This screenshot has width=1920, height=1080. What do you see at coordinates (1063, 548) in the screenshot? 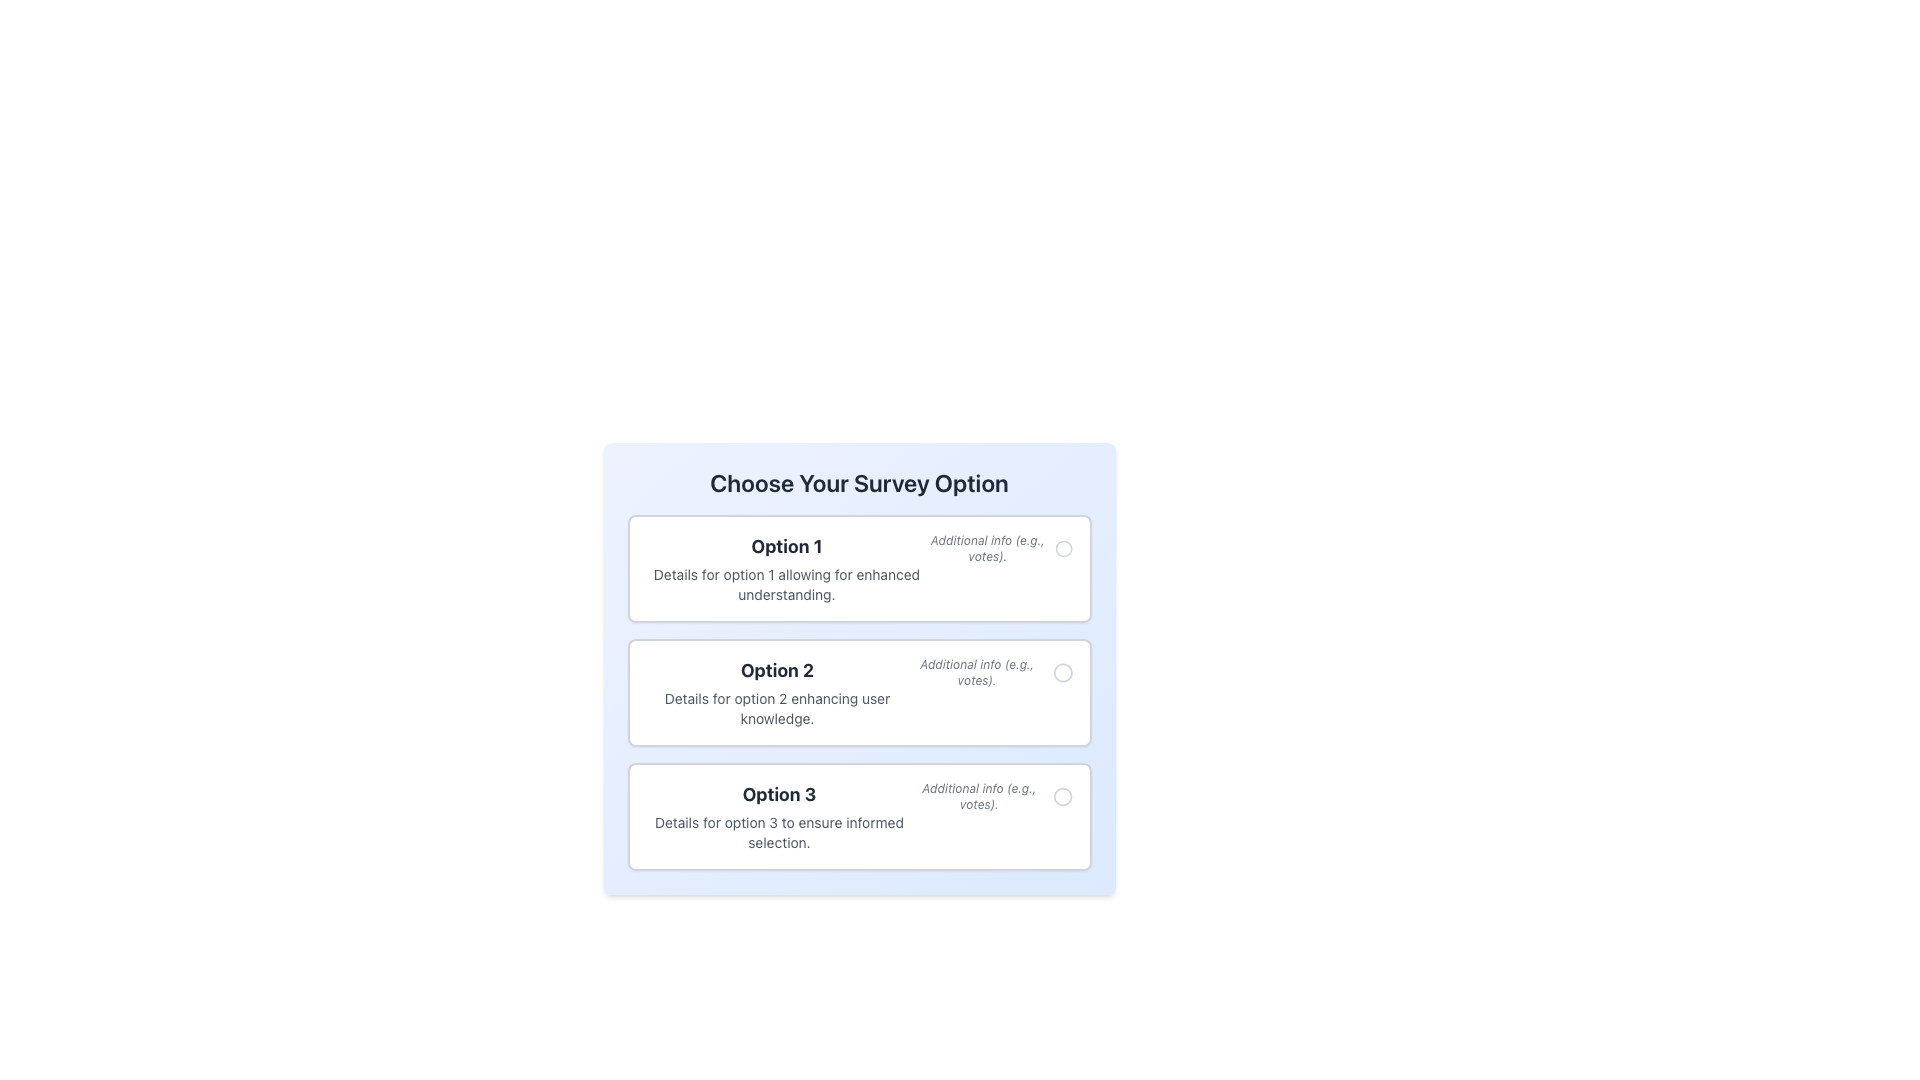
I see `the first radio button labeled 'Option 1' in the survey form` at bounding box center [1063, 548].